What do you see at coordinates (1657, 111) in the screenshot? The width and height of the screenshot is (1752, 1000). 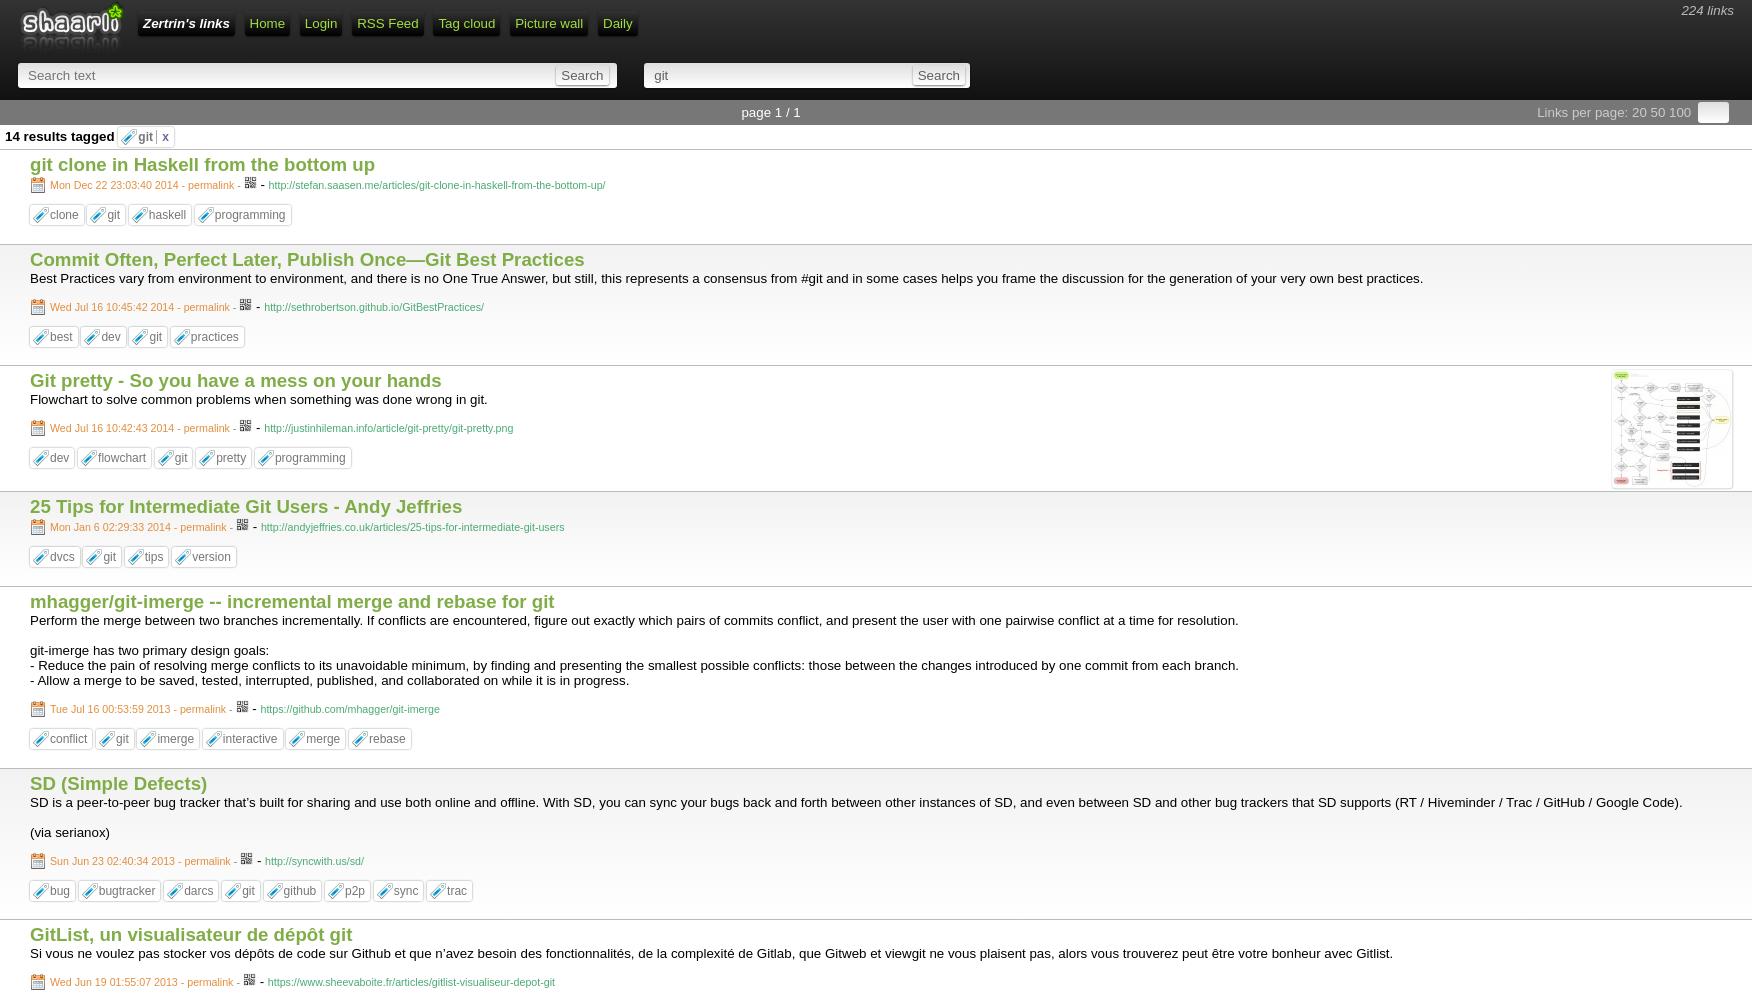 I see `'50'` at bounding box center [1657, 111].